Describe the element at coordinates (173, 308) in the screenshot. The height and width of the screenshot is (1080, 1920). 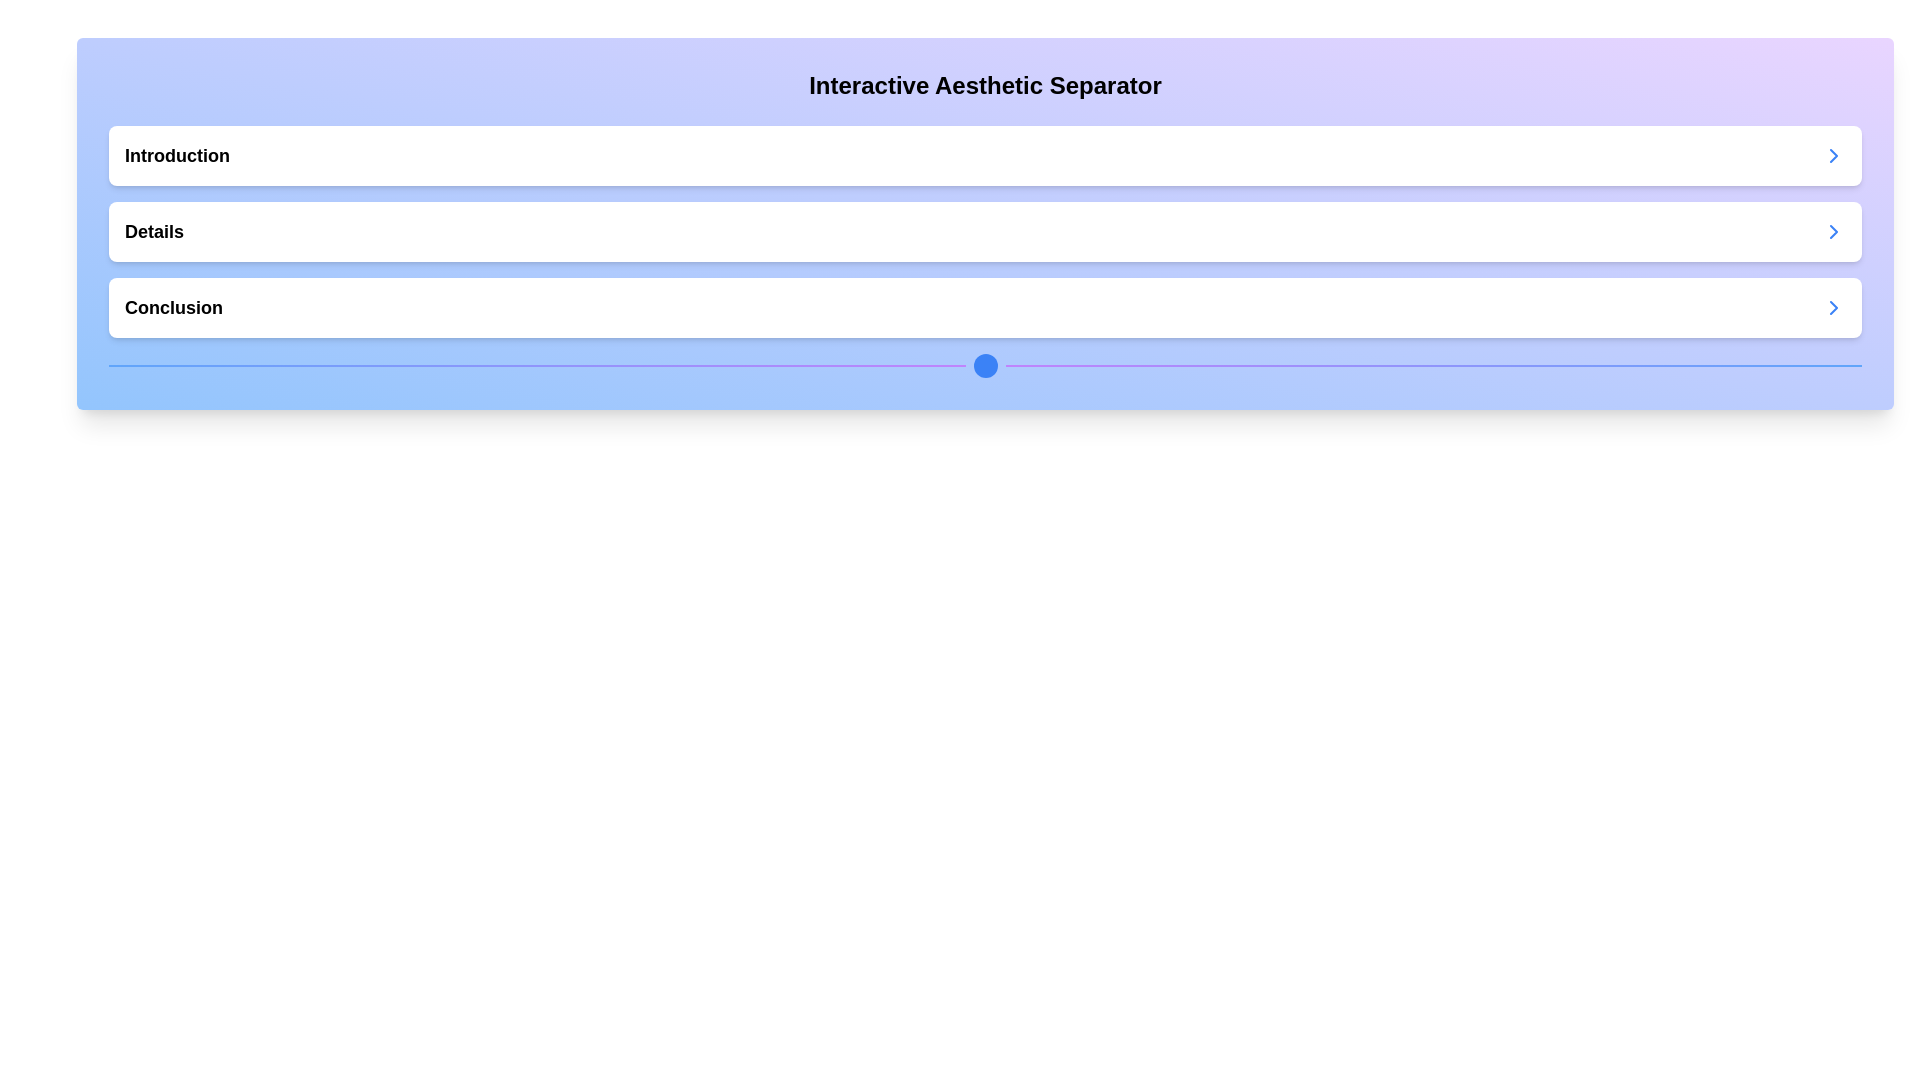
I see `the 'Conclusion' section header text label, which is the last item in a vertically stacked list of items below the 'Interactive Aesthetic Separator' title` at that location.